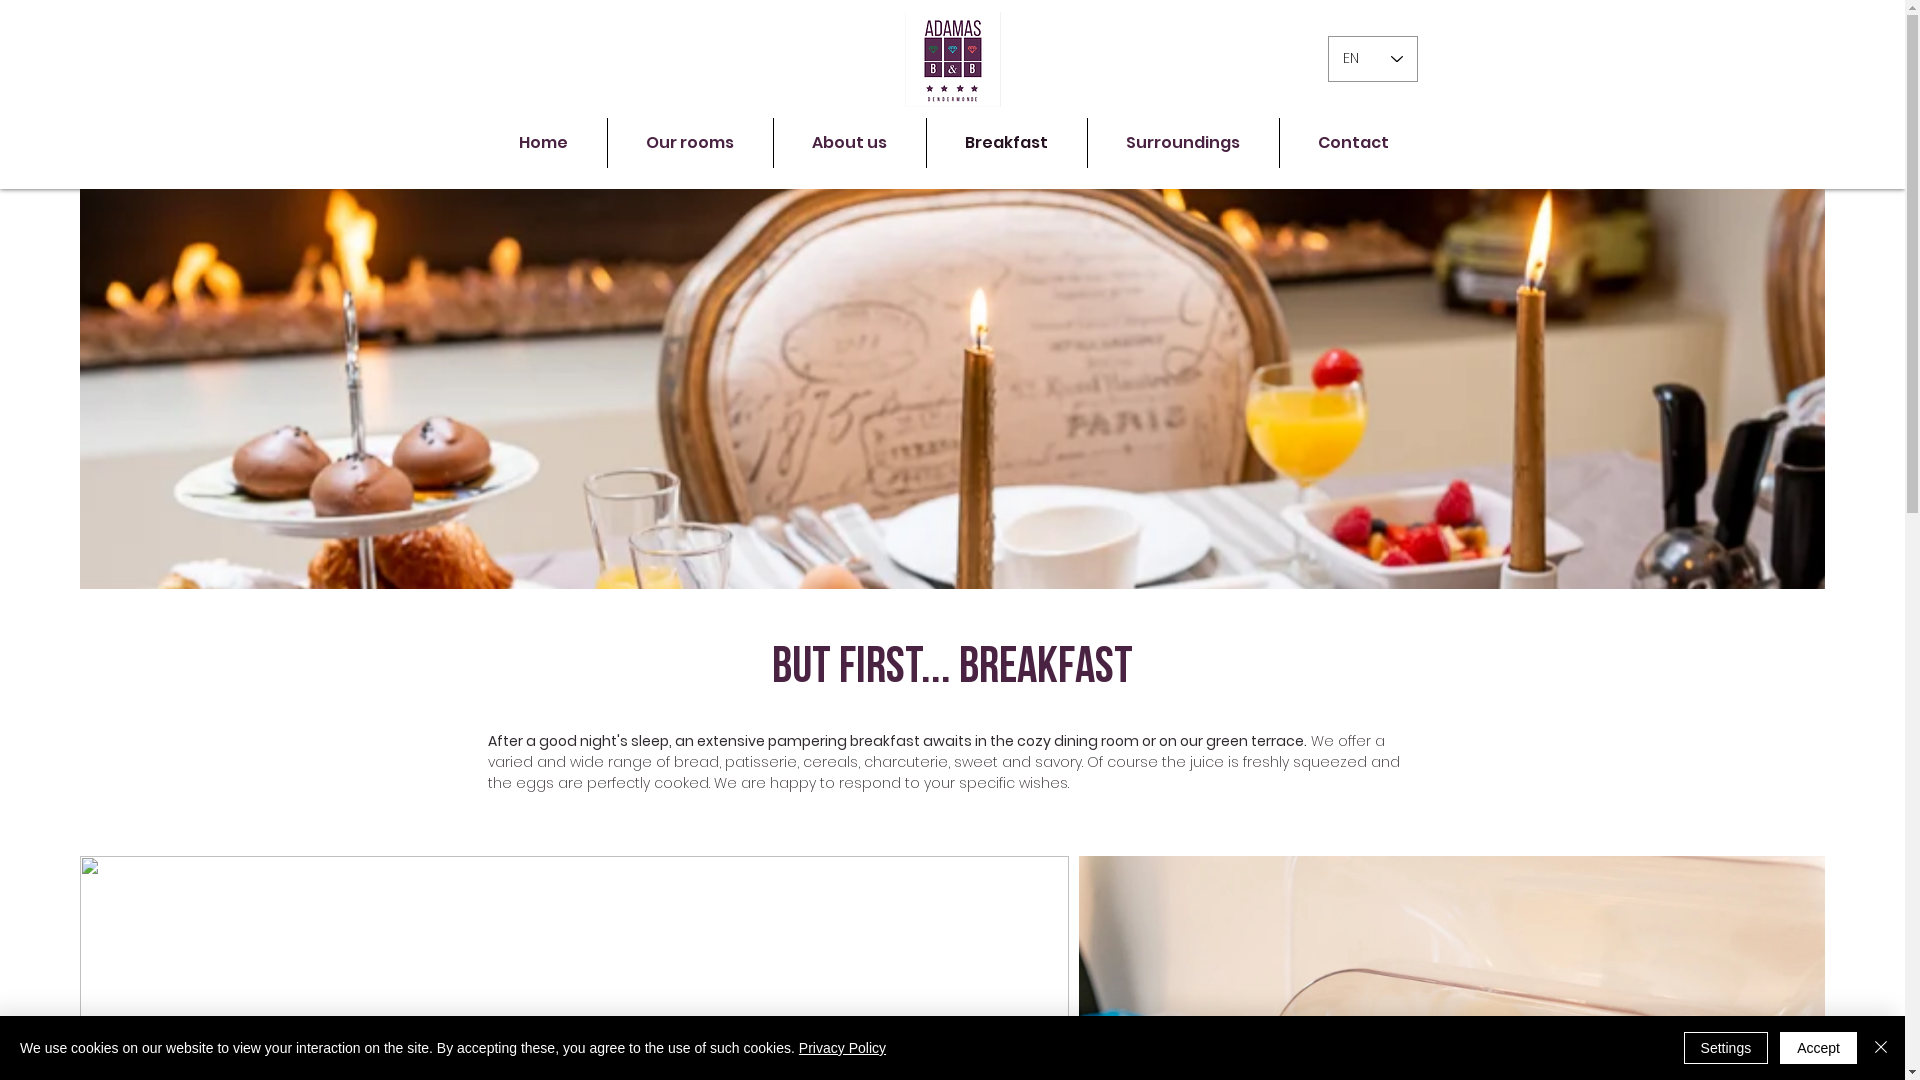 This screenshot has height=1080, width=1920. What do you see at coordinates (1353, 141) in the screenshot?
I see `'Contact'` at bounding box center [1353, 141].